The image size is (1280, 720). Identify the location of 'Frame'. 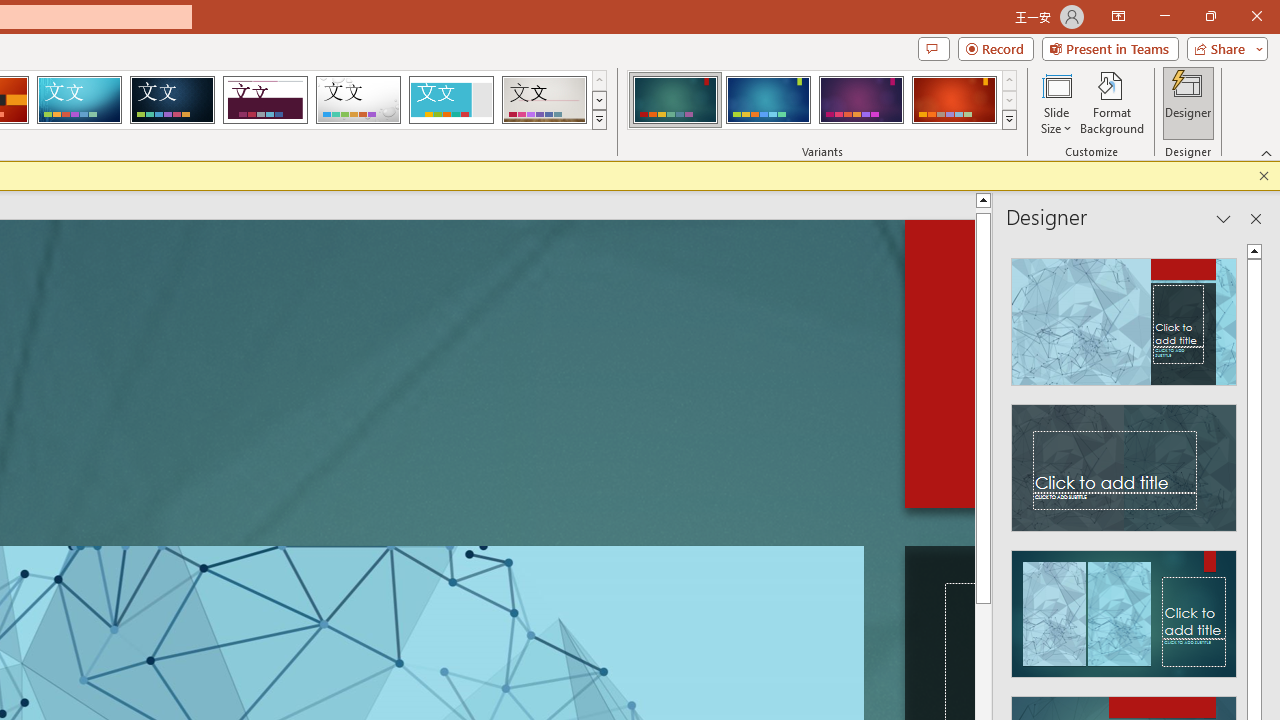
(450, 100).